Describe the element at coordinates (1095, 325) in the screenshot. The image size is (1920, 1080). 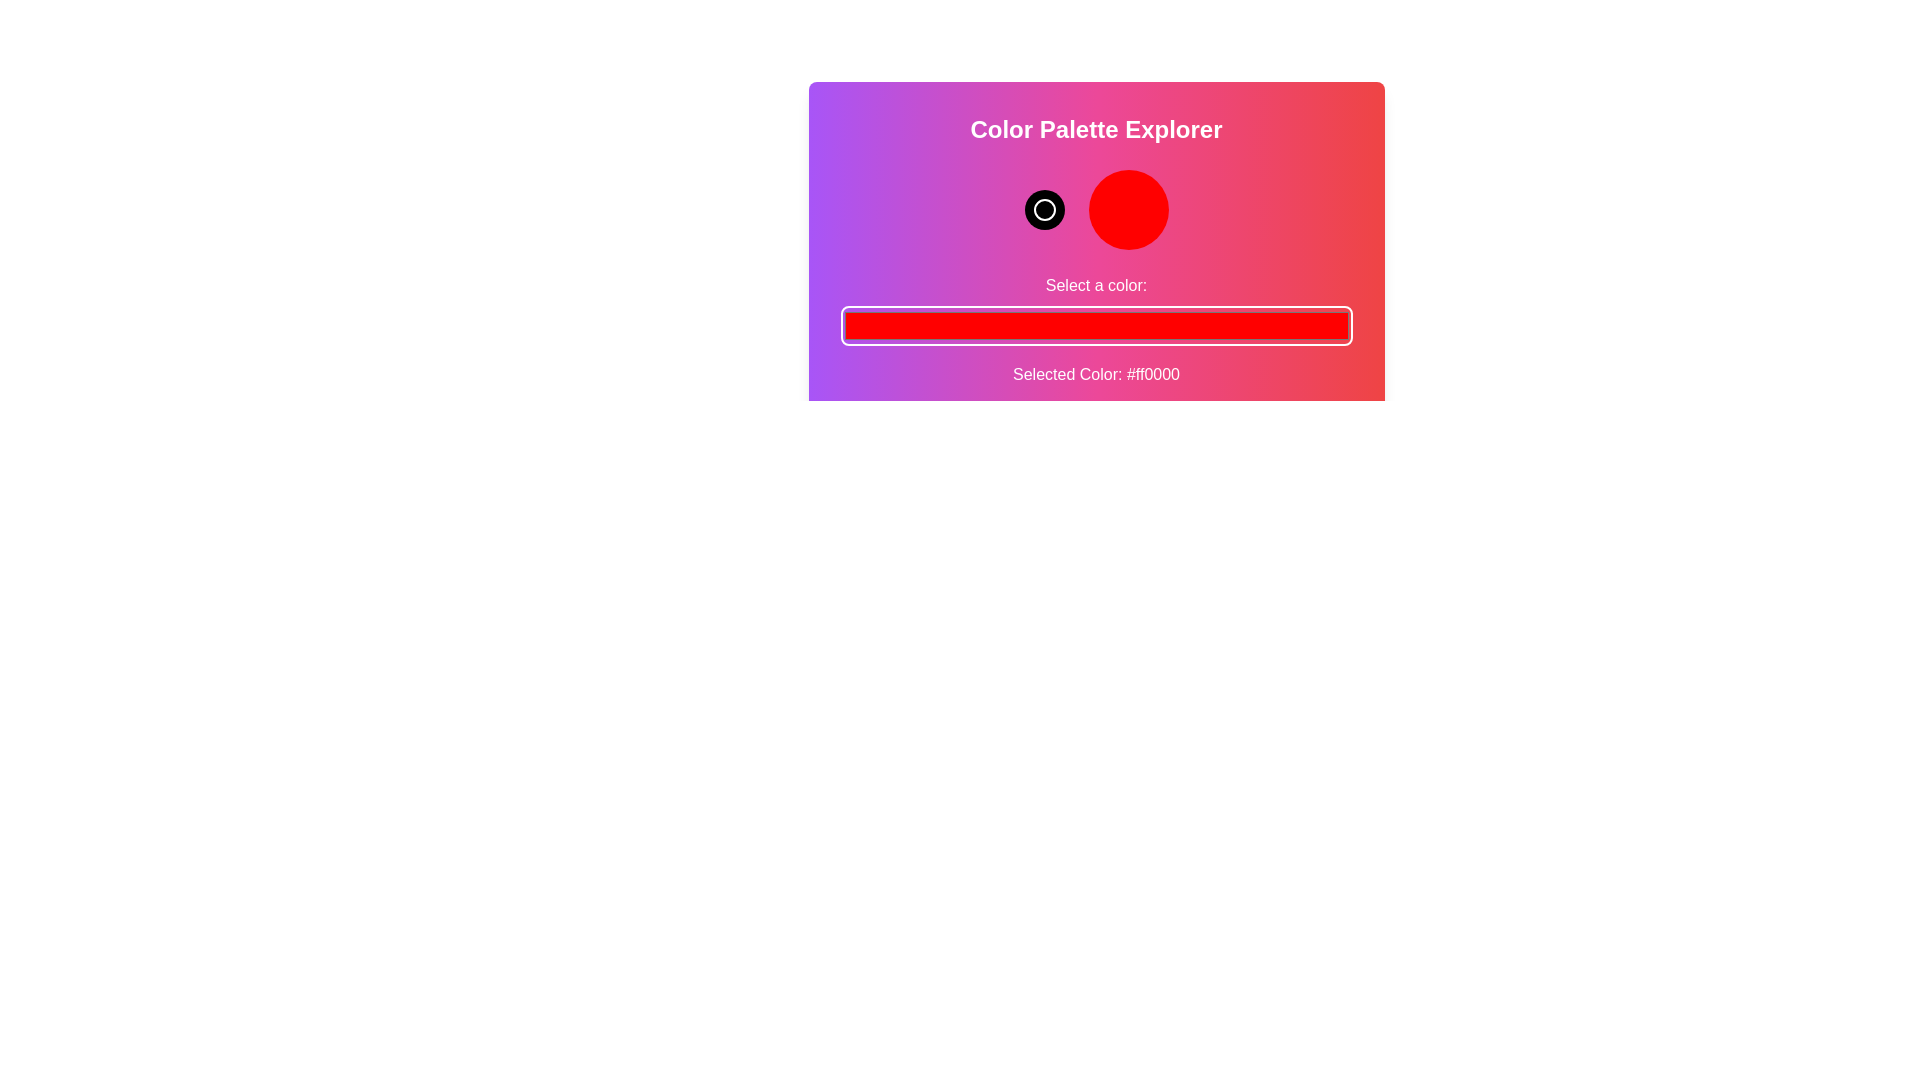
I see `the color picker to a specific color value 9546725` at that location.